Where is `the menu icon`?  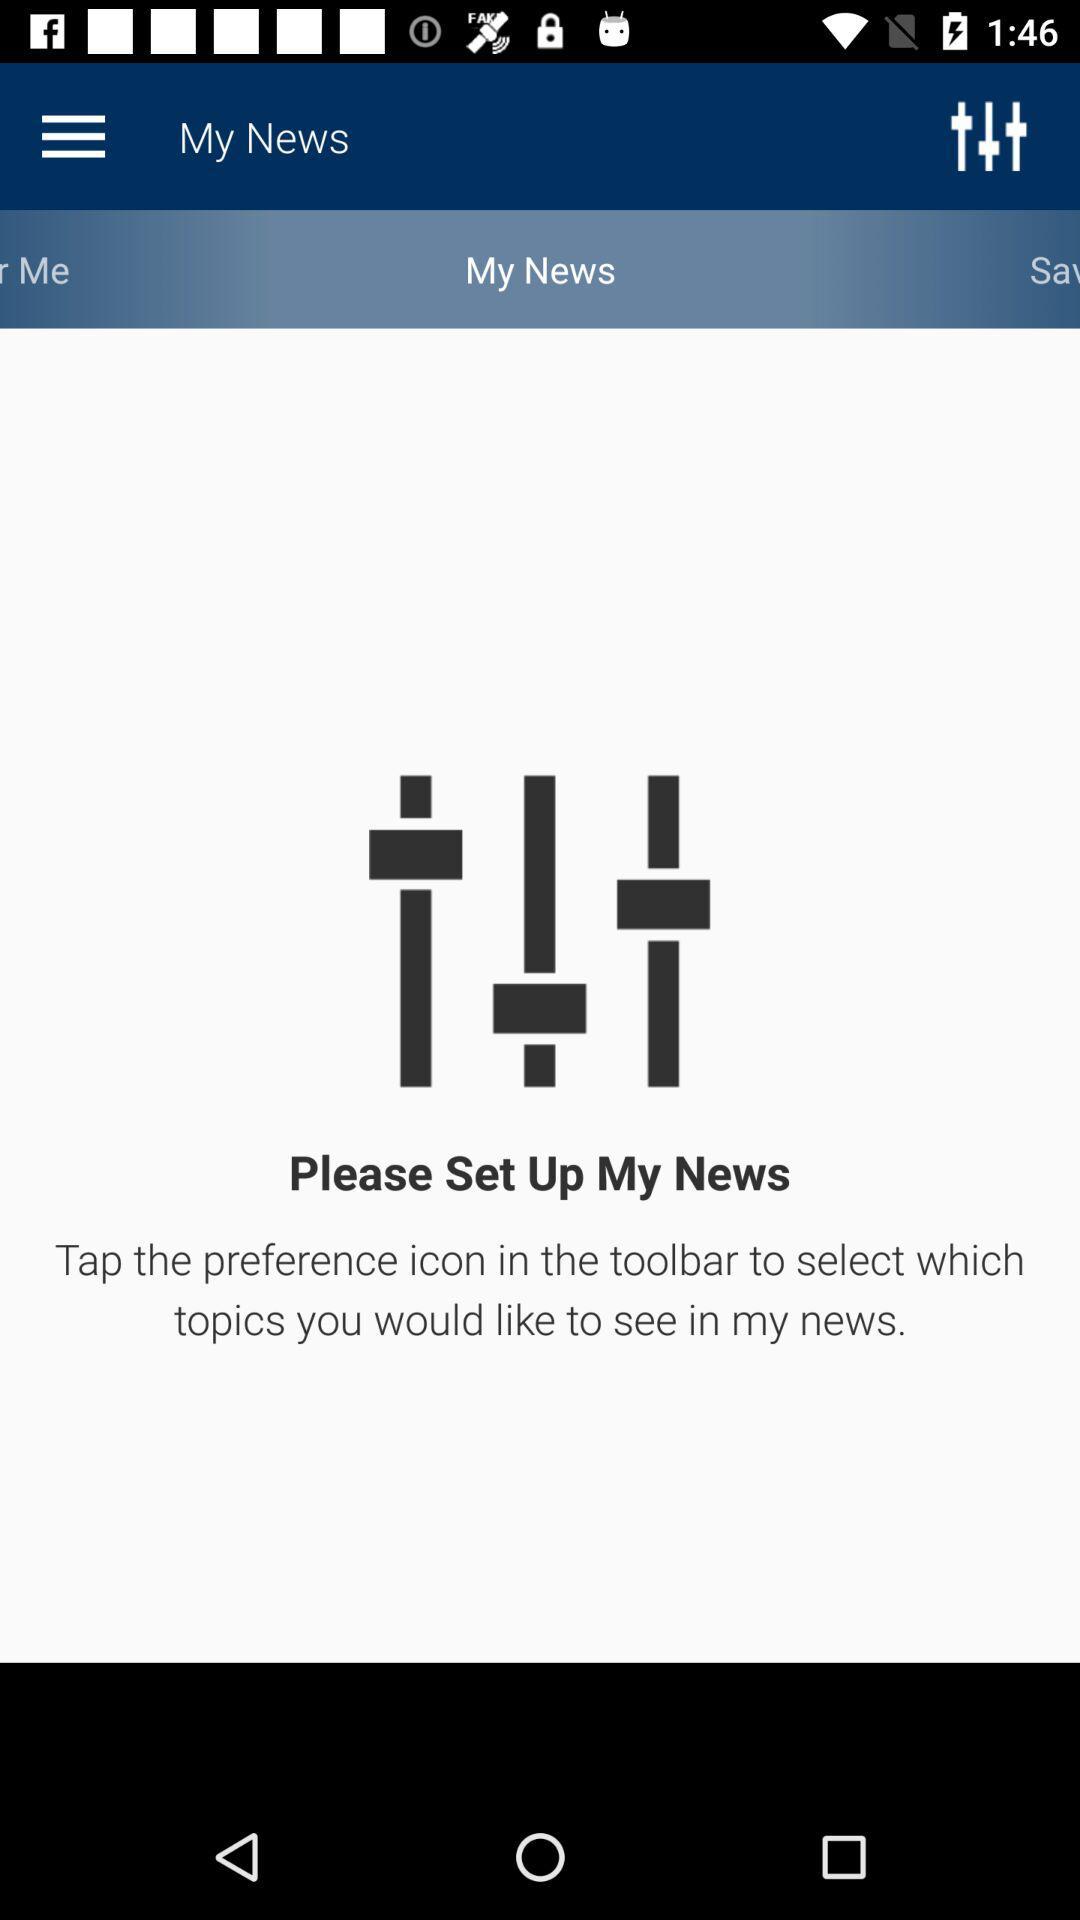
the menu icon is located at coordinates (72, 135).